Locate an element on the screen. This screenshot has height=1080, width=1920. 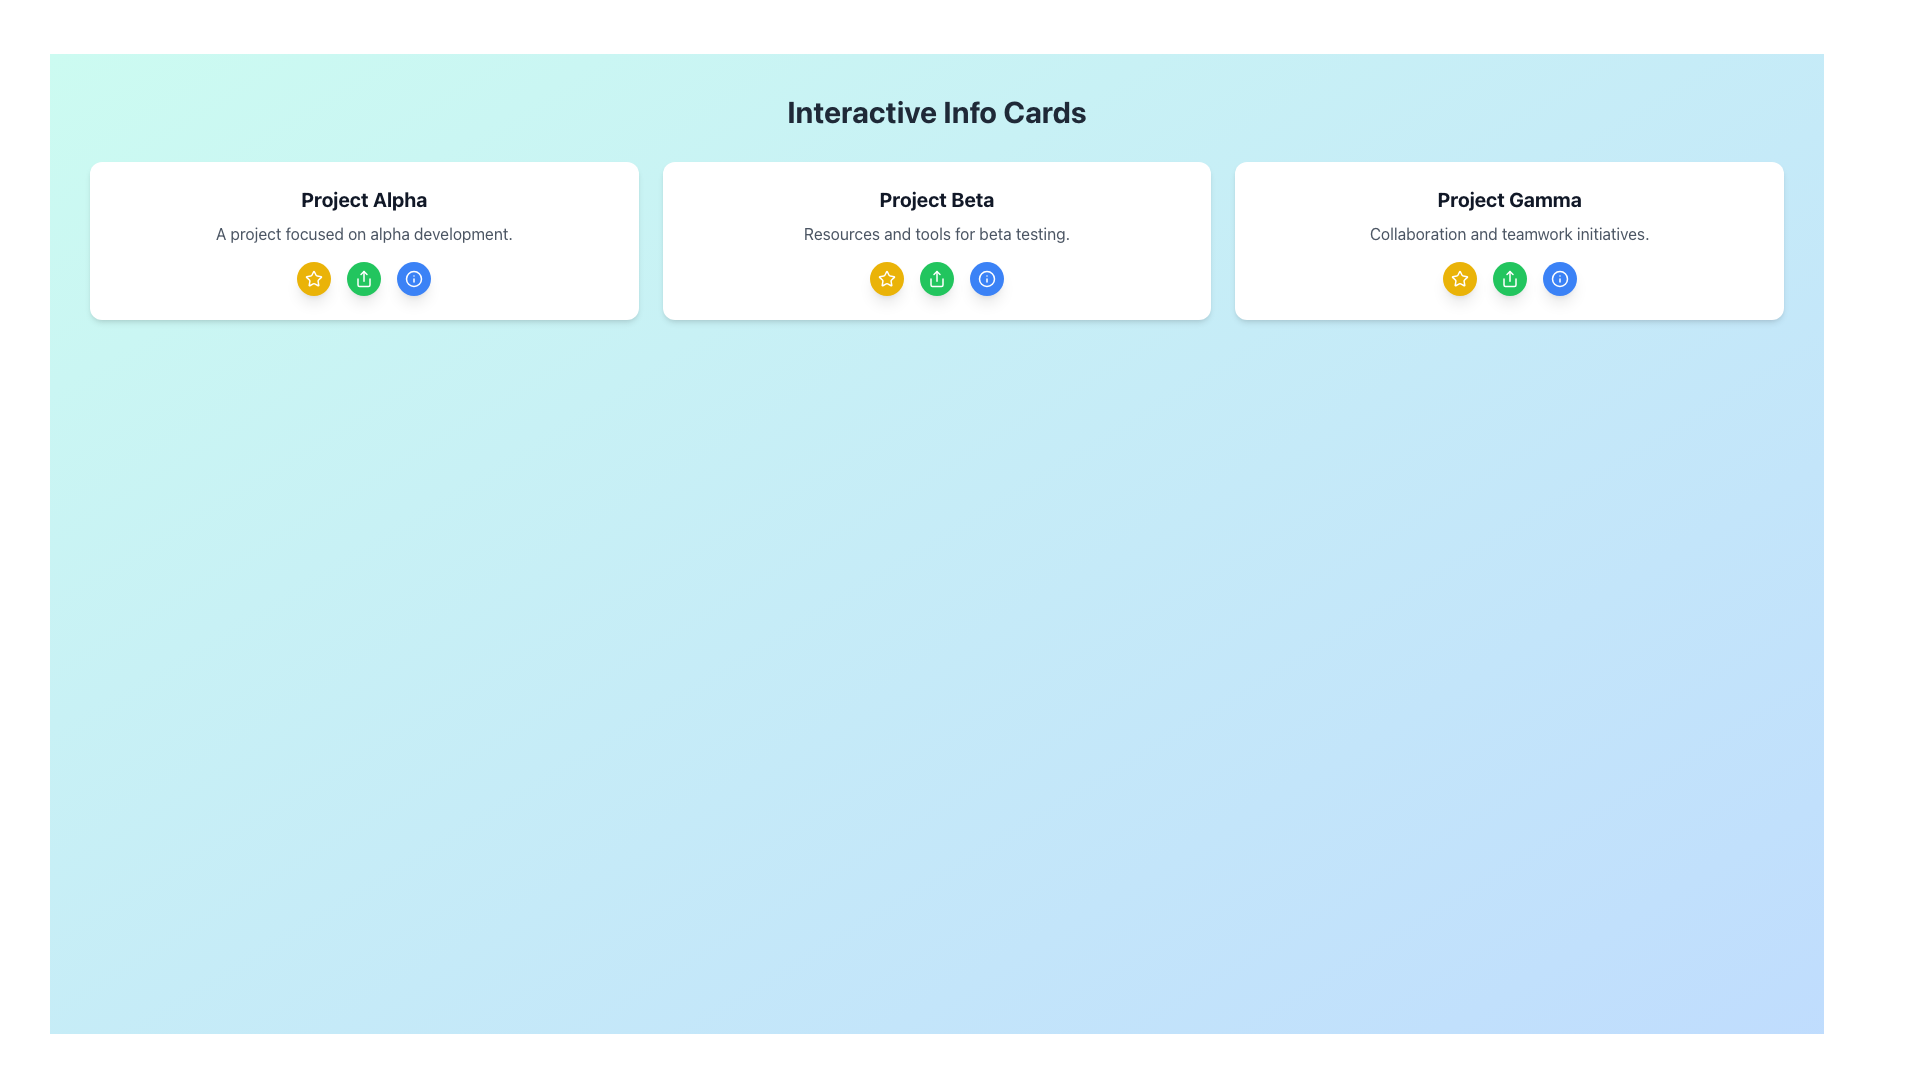
the share or upload icon located as the second icon from the left in the lower section of the 'Project Alpha' card is located at coordinates (364, 278).